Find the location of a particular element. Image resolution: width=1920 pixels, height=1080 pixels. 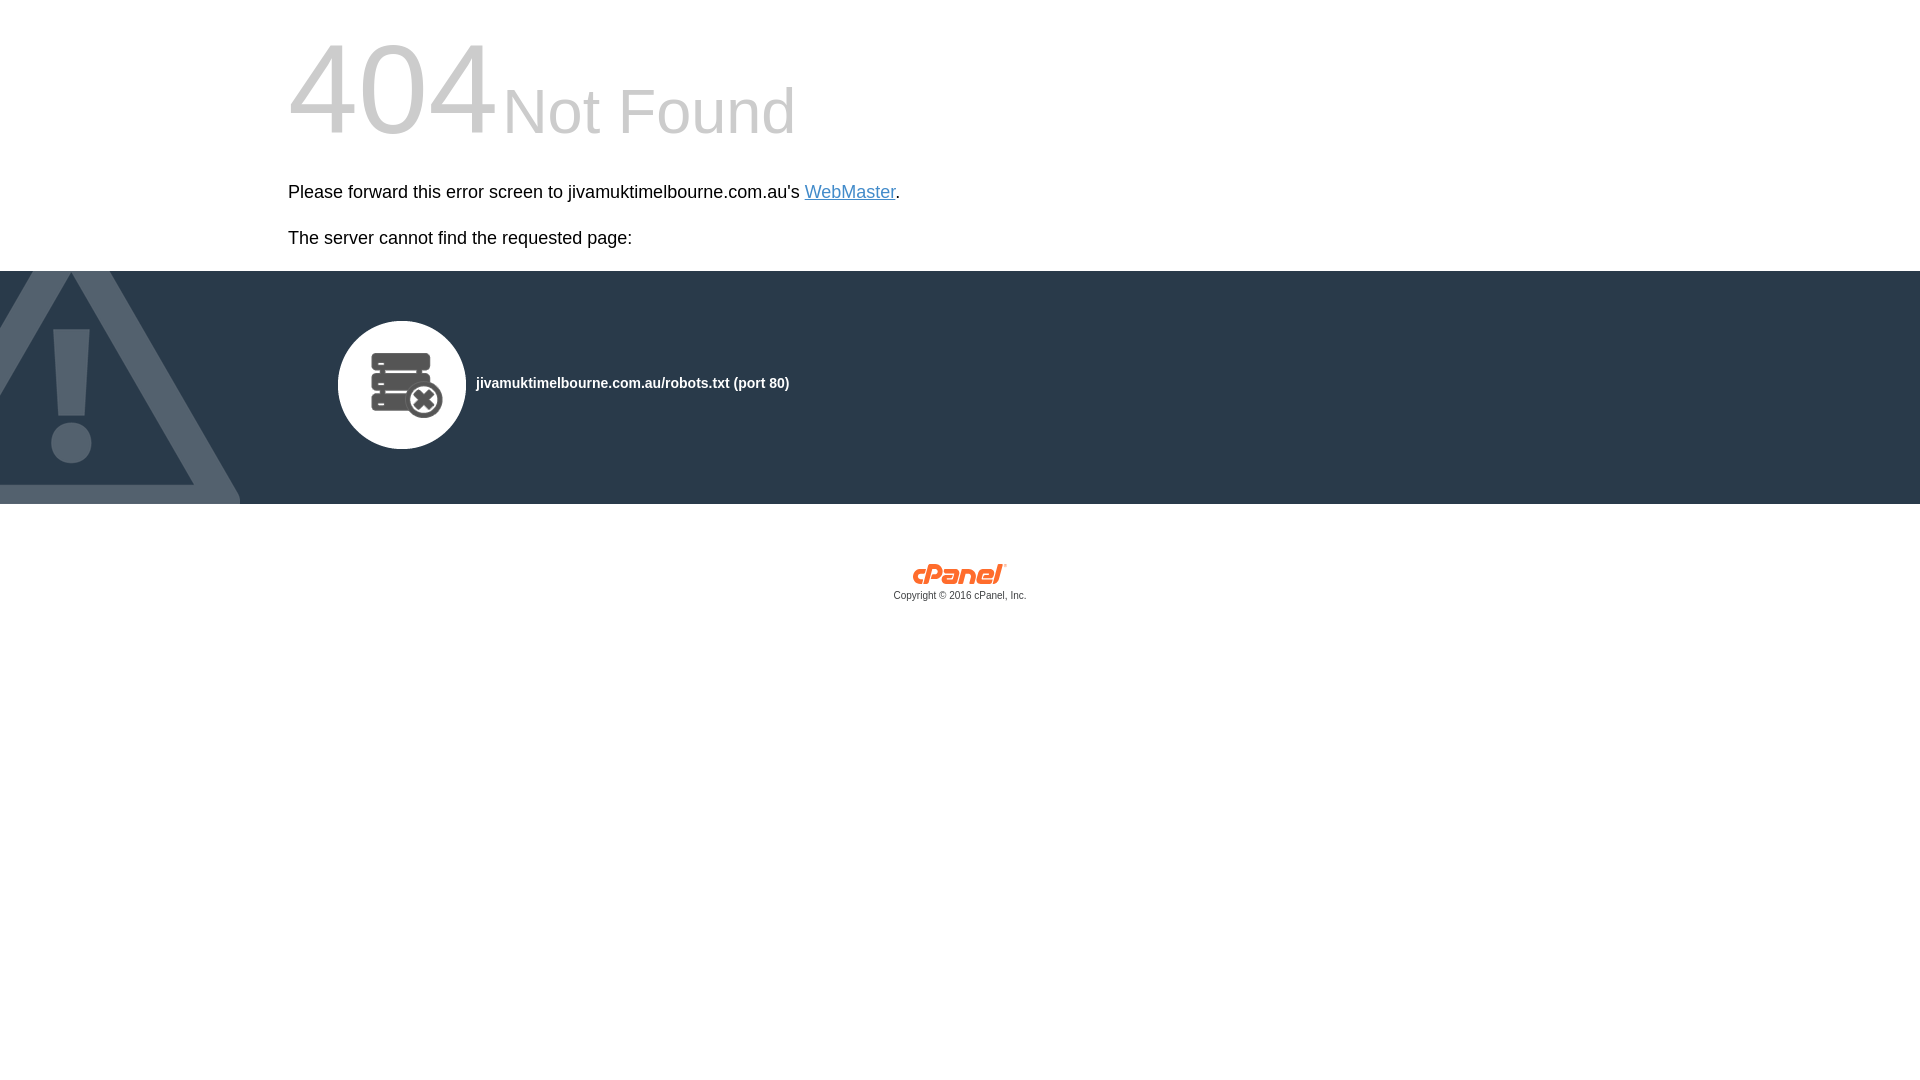

'WebMaster' is located at coordinates (850, 192).